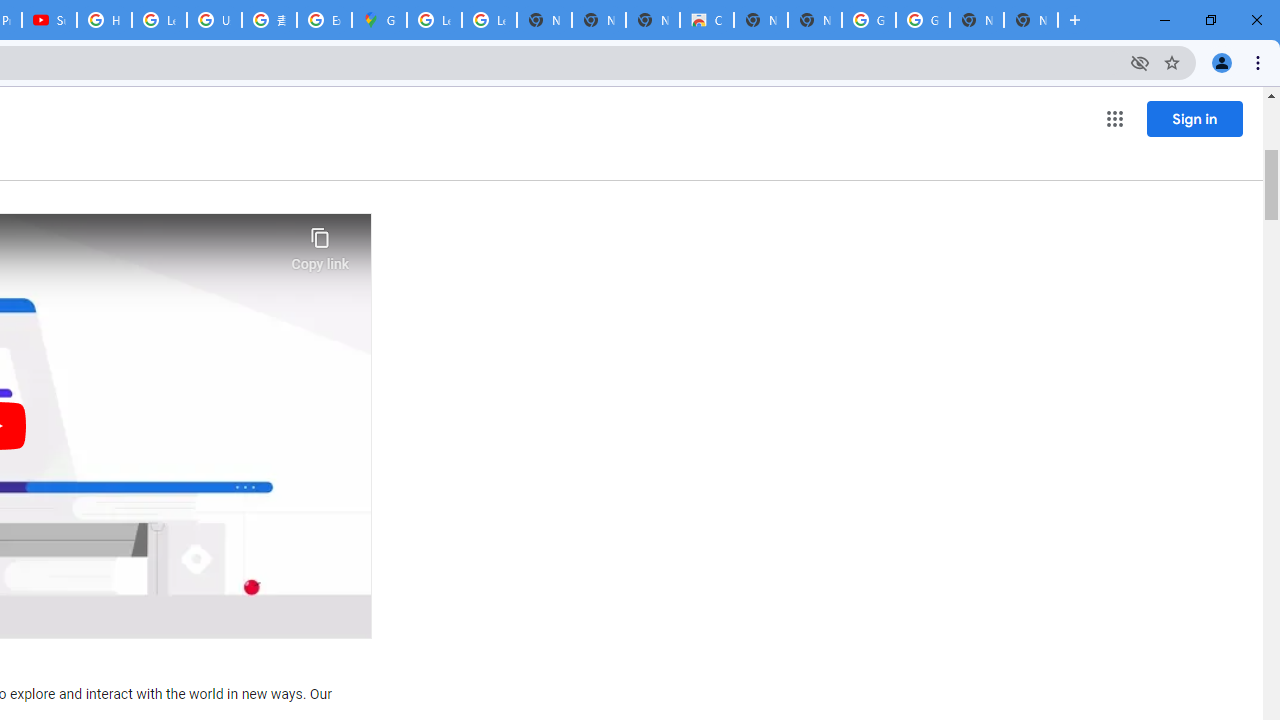 The width and height of the screenshot is (1280, 720). What do you see at coordinates (1074, 20) in the screenshot?
I see `'New Tab'` at bounding box center [1074, 20].